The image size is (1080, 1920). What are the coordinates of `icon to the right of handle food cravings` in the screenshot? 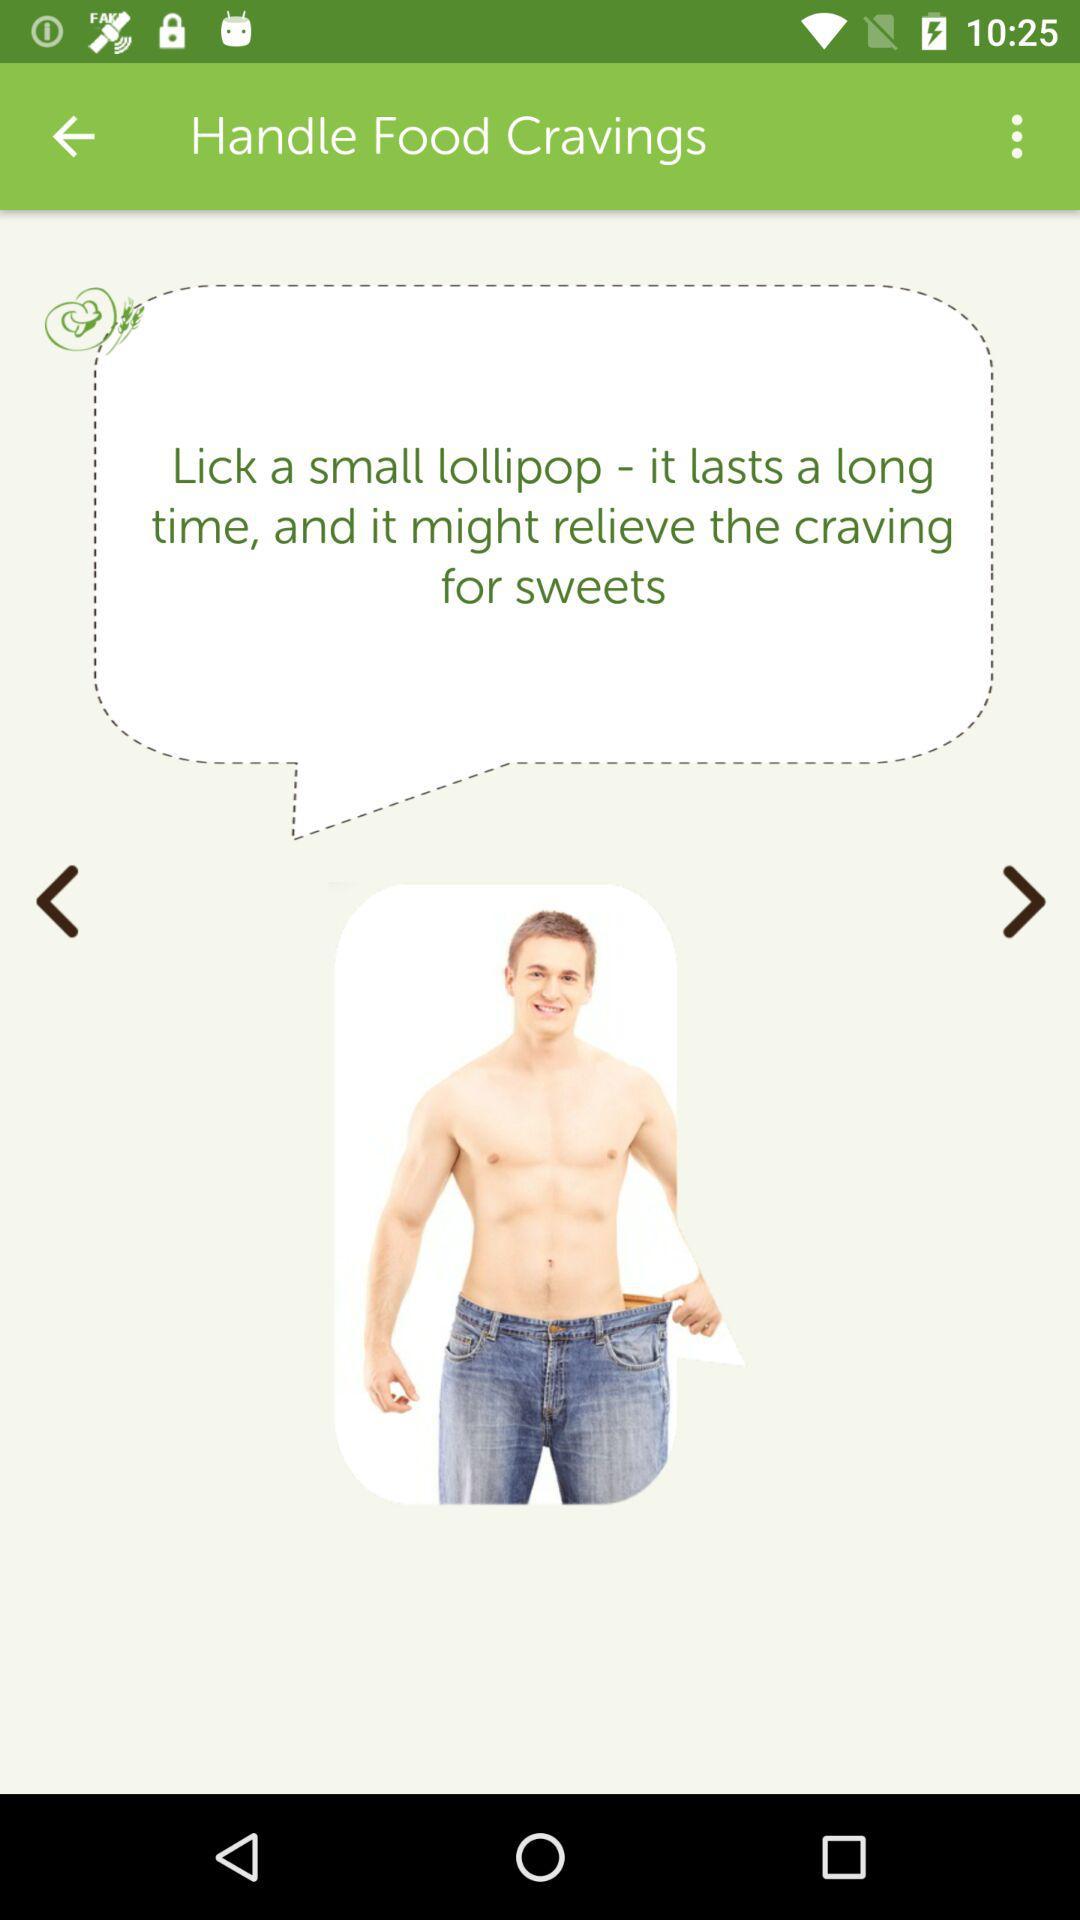 It's located at (1017, 135).